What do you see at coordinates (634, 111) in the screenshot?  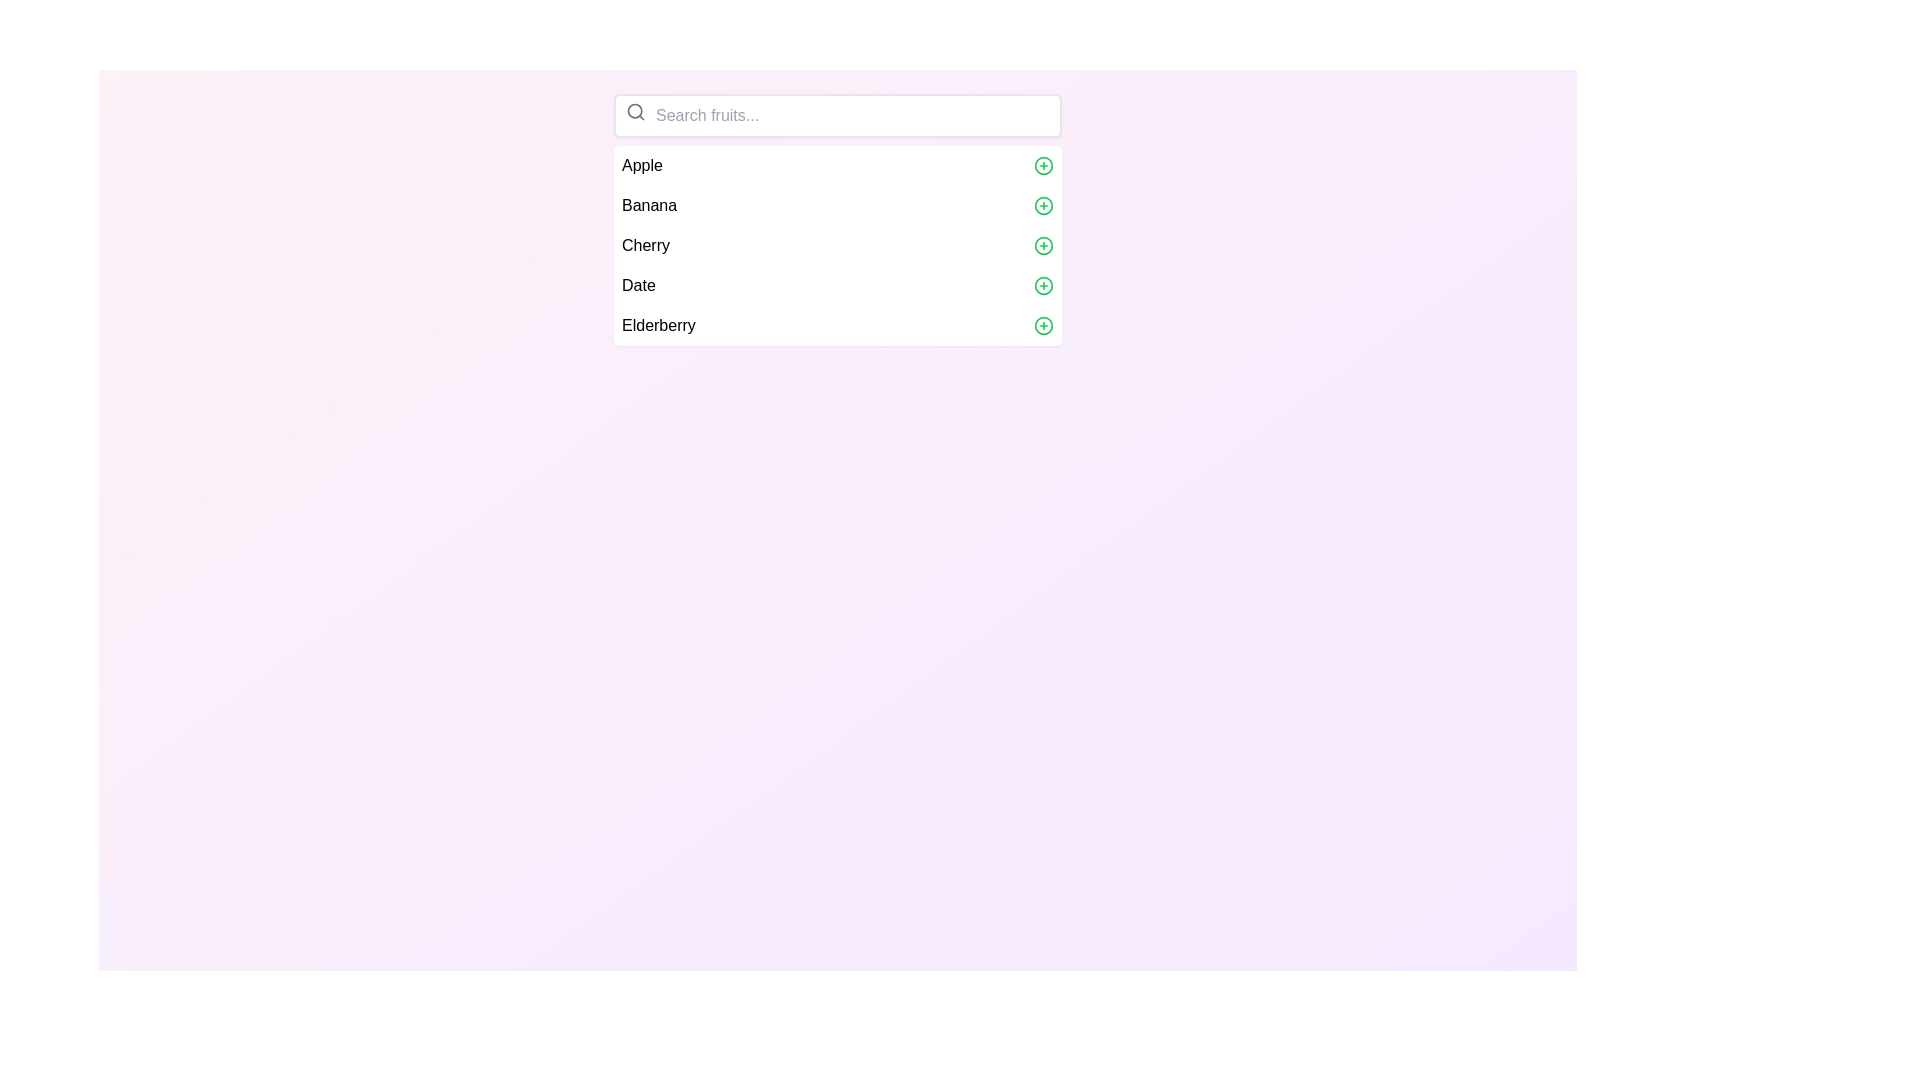 I see `the search icon located on the left part of the text input field, which indicates the search capability for entering a query` at bounding box center [634, 111].